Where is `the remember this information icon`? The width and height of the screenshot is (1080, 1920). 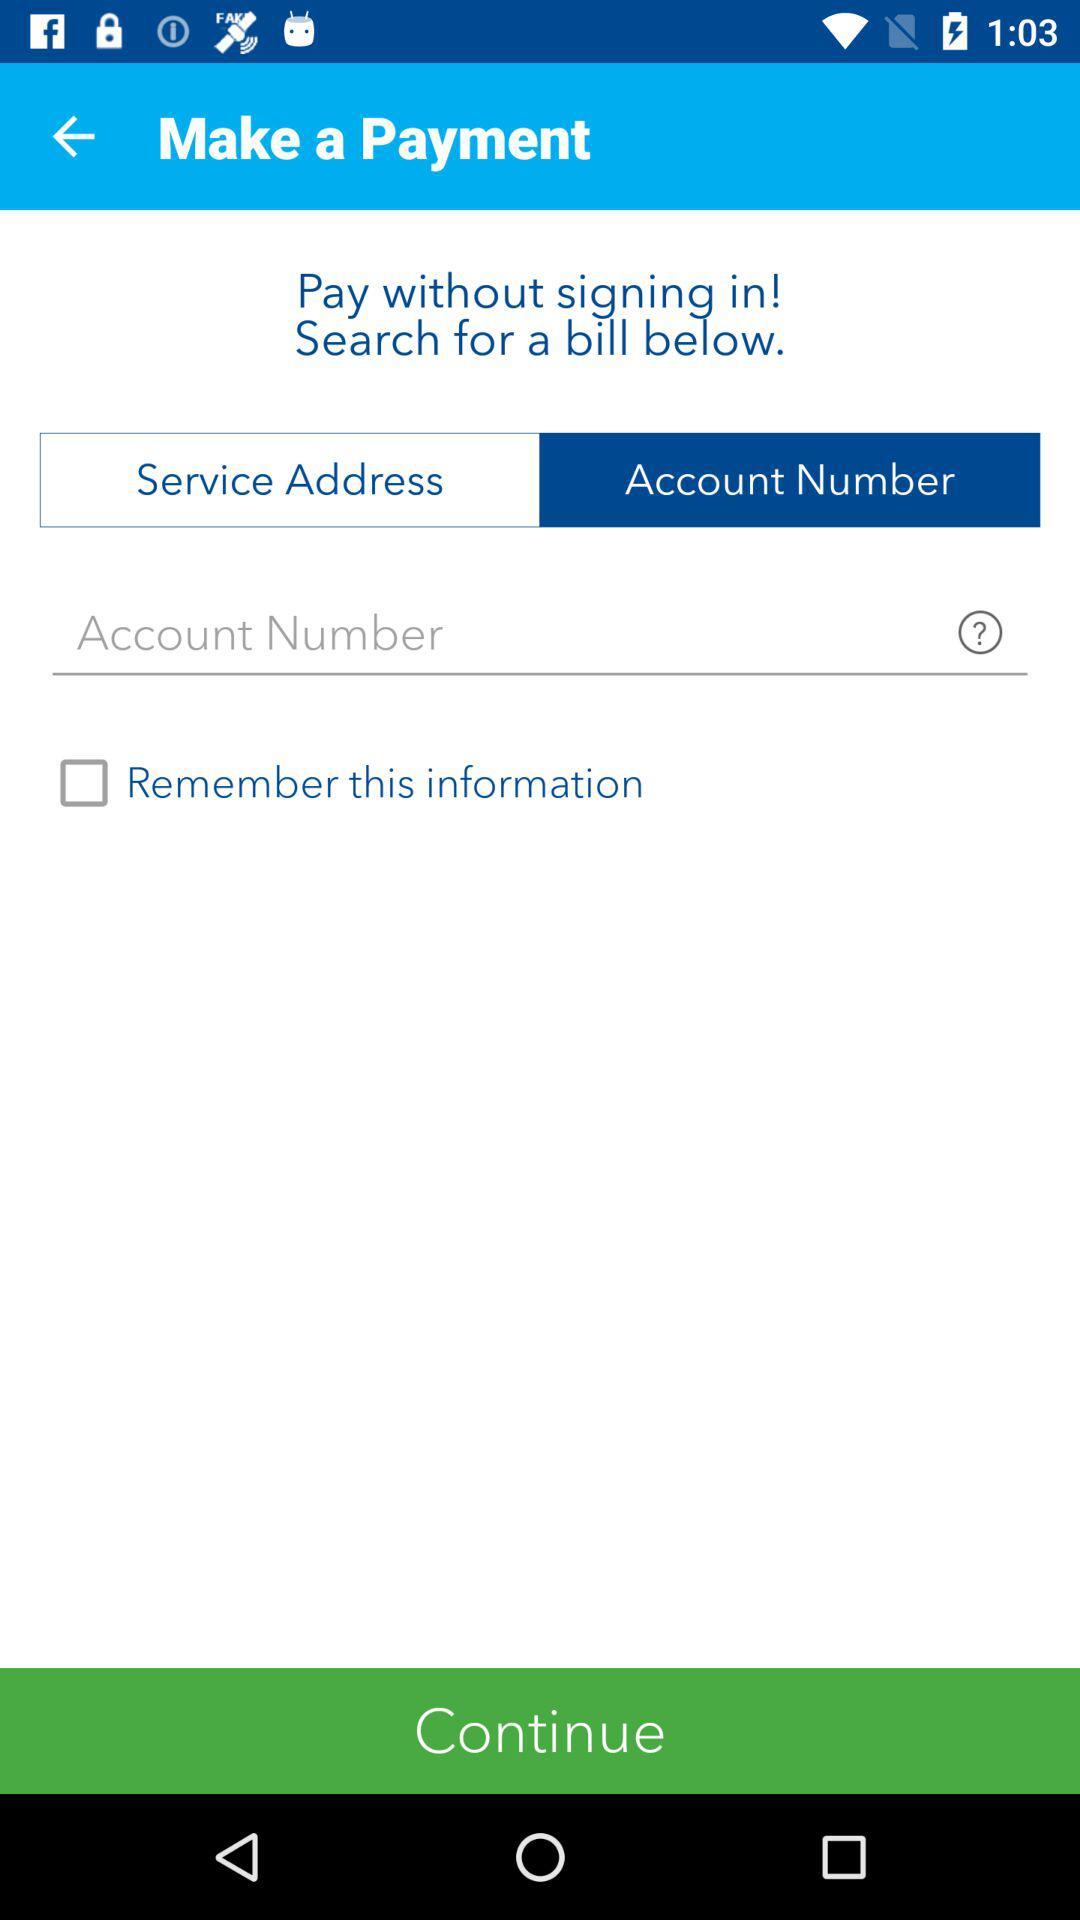 the remember this information icon is located at coordinates (342, 781).